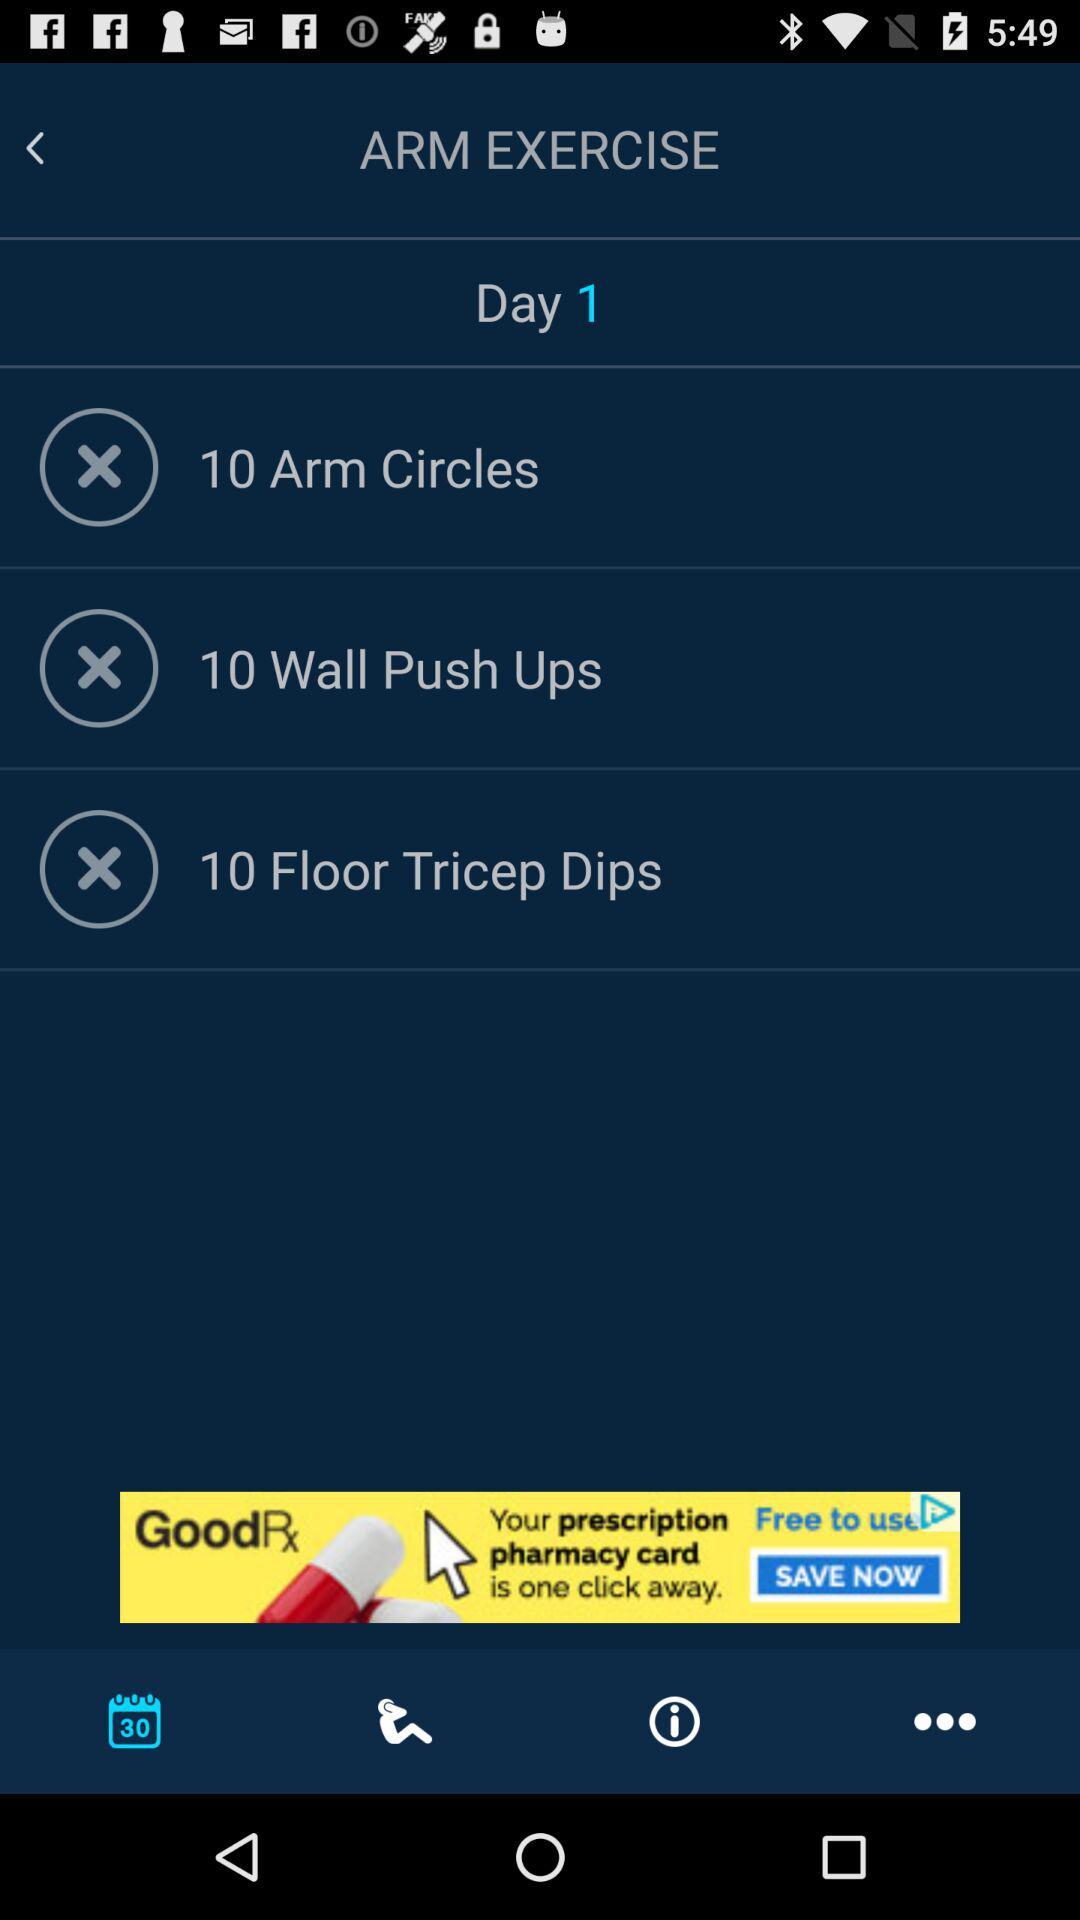 This screenshot has height=1920, width=1080. I want to click on remove exercise, so click(99, 668).